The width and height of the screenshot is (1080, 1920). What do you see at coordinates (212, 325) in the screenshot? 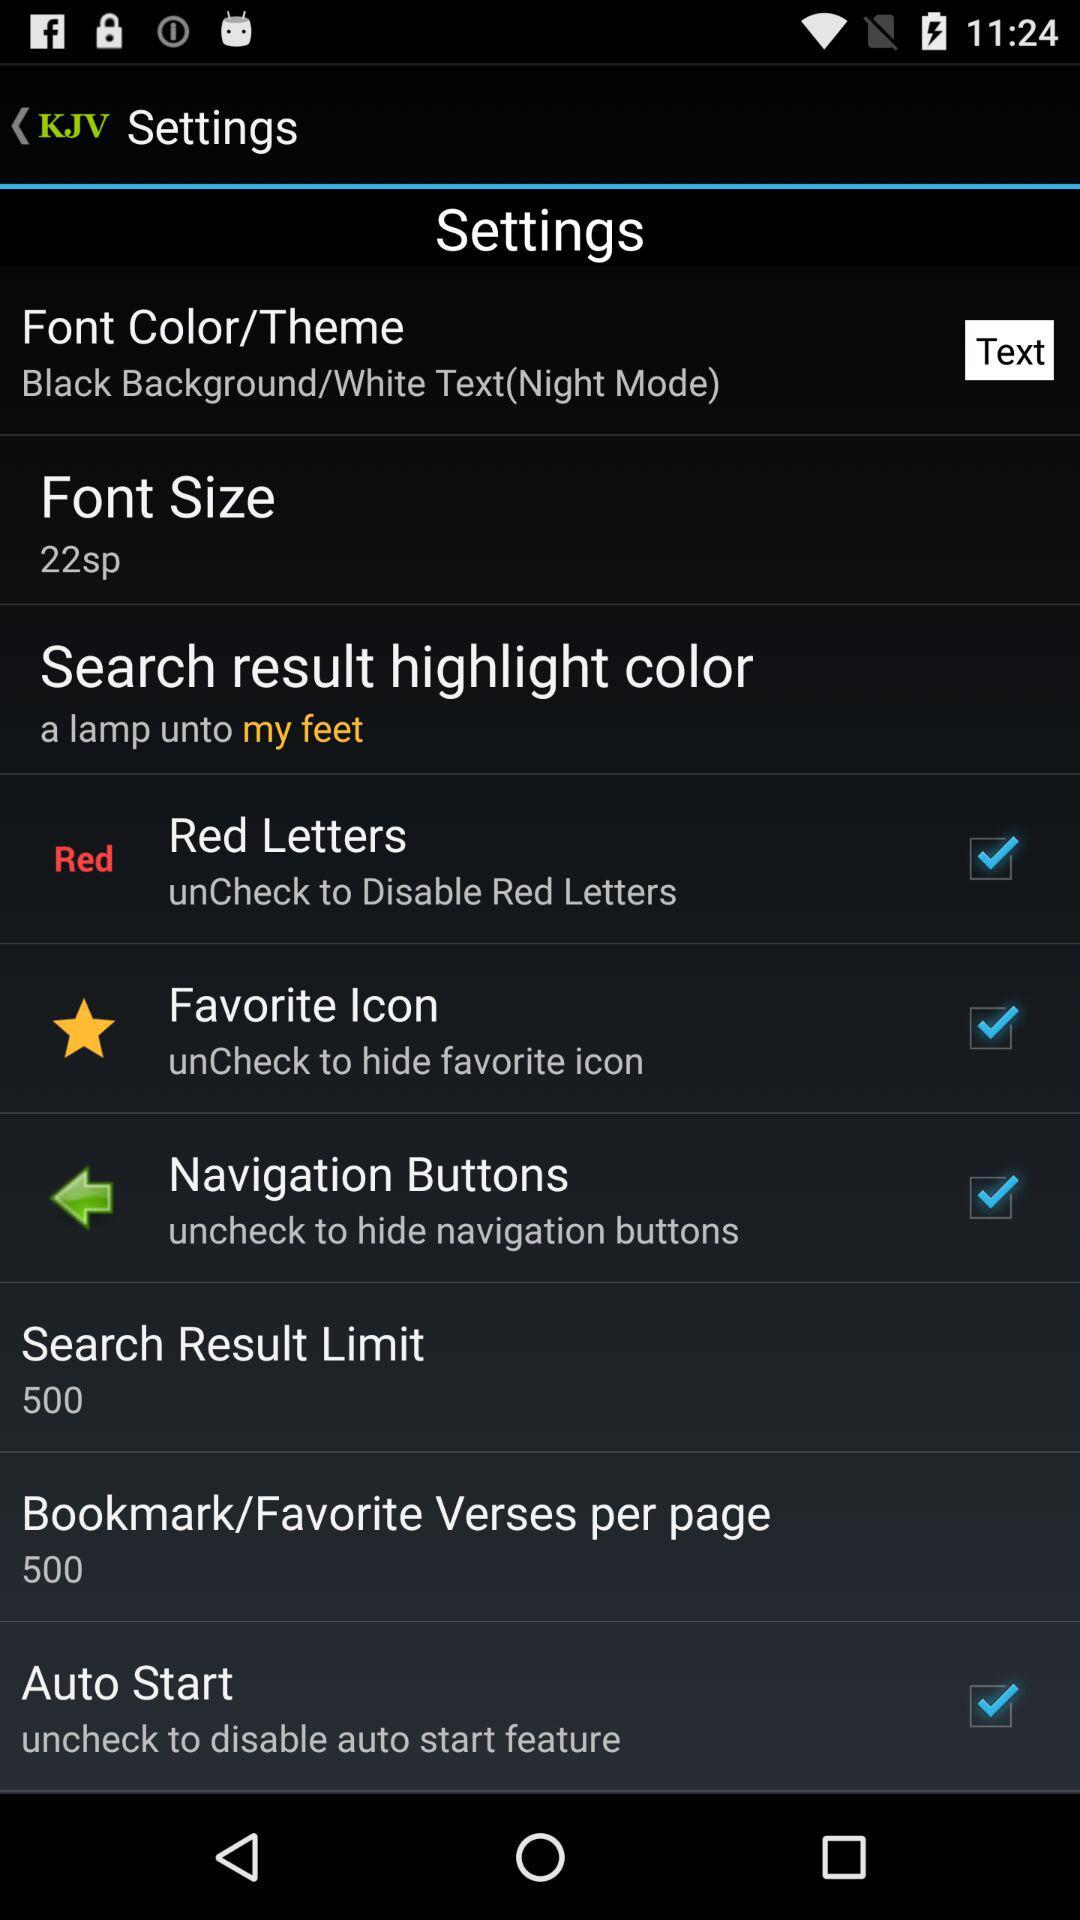
I see `item next to text app` at bounding box center [212, 325].